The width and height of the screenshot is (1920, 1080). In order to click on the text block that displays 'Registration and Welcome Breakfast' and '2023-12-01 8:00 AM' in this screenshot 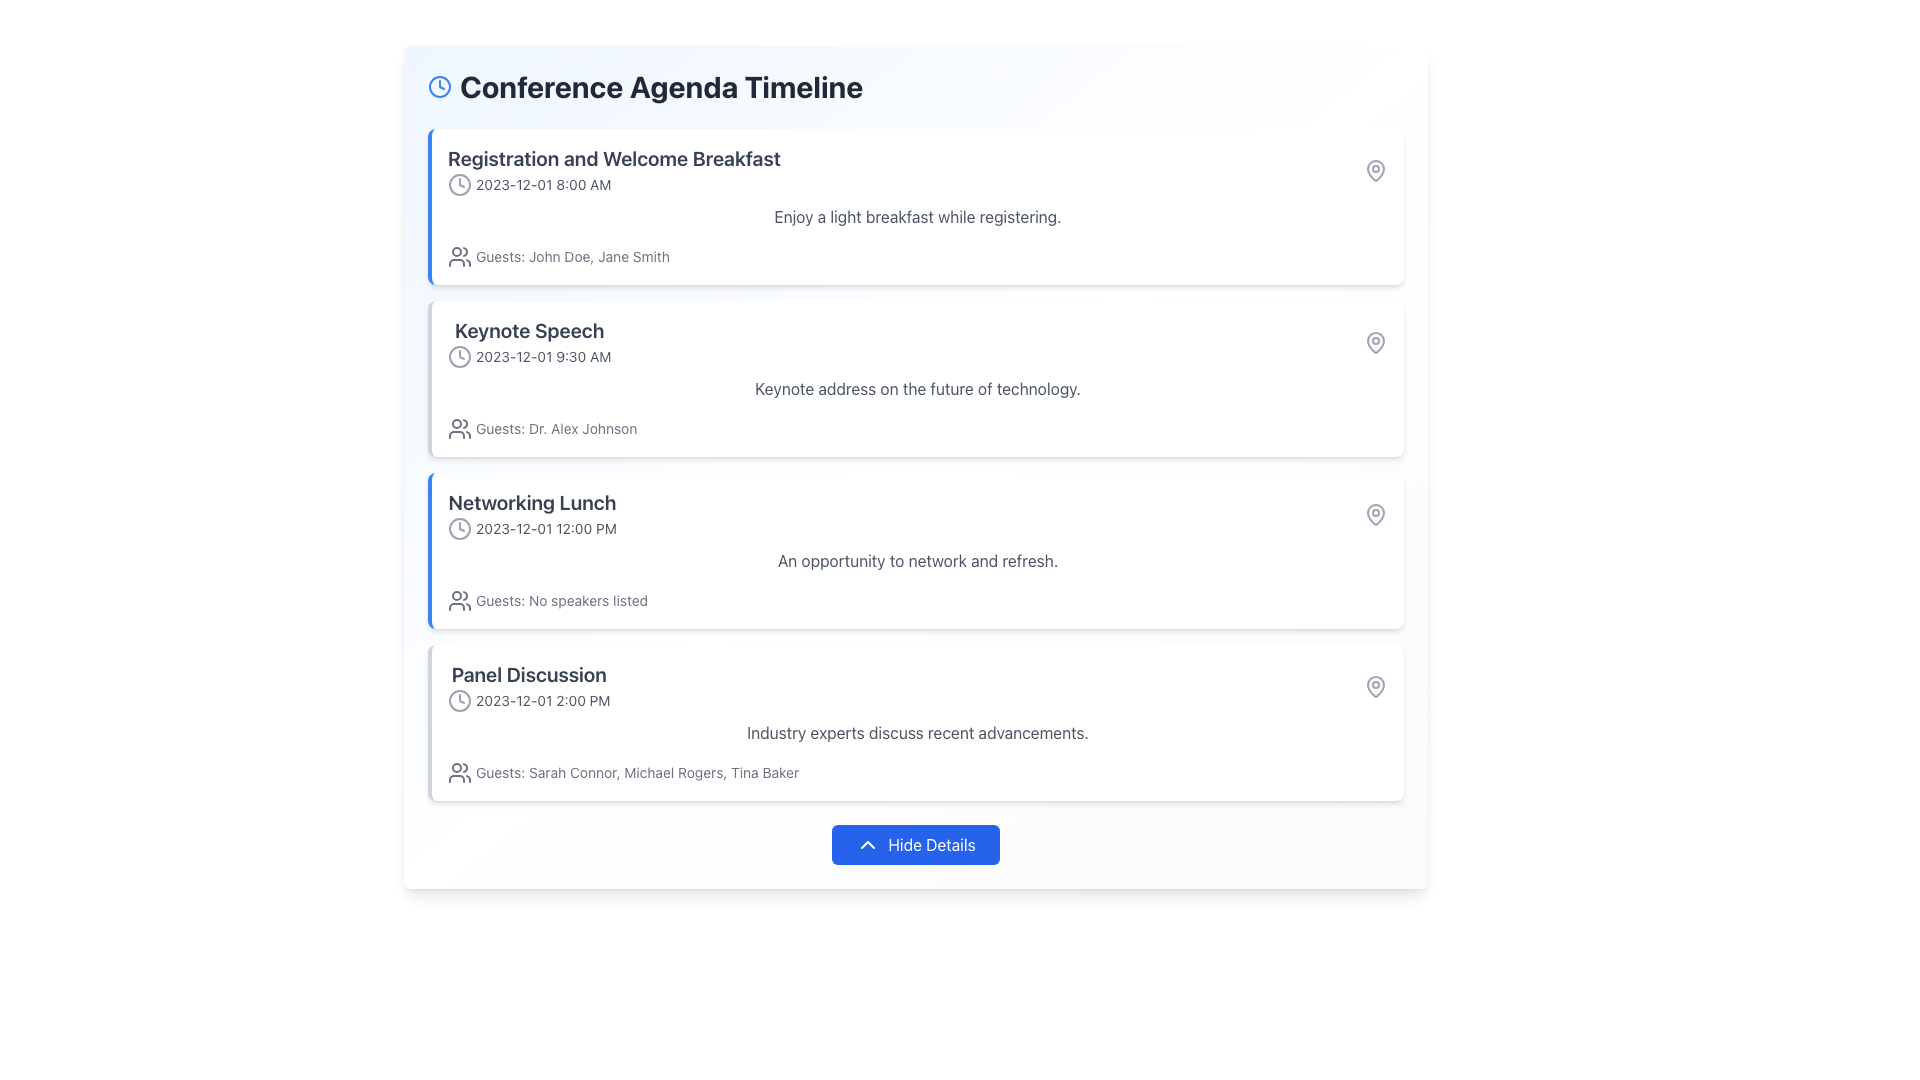, I will do `click(613, 169)`.